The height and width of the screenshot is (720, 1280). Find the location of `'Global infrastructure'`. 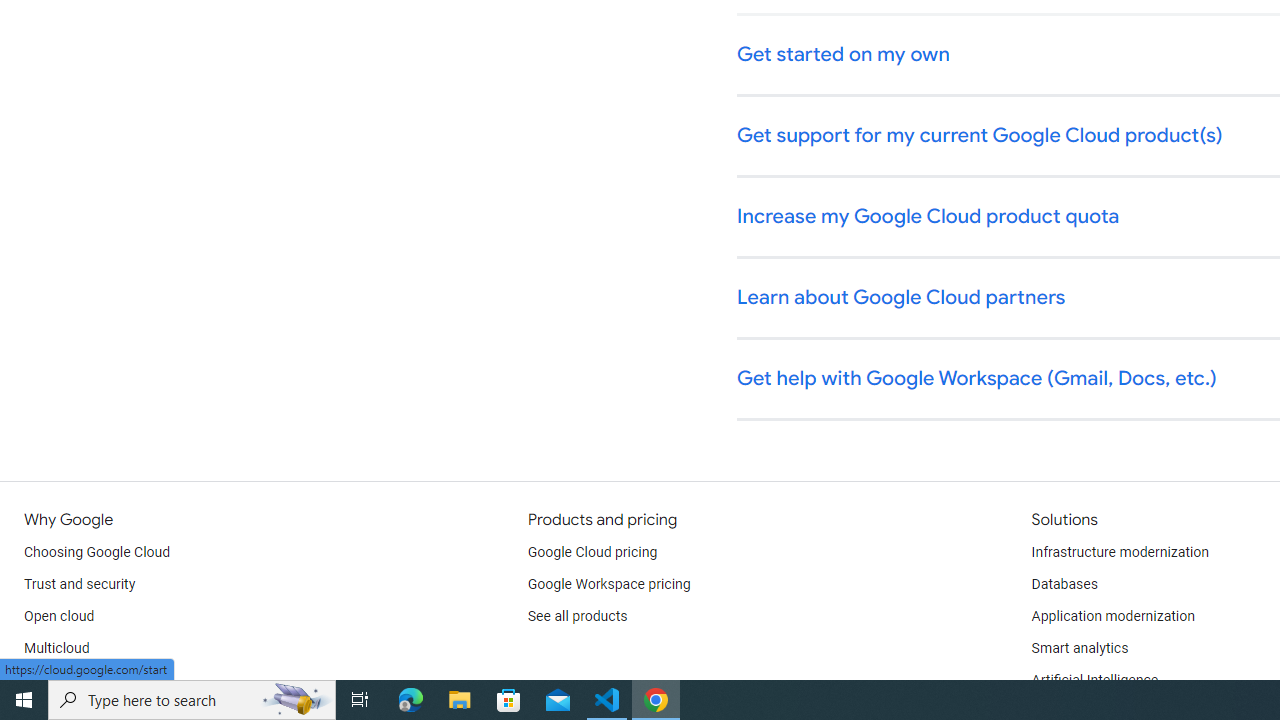

'Global infrastructure' is located at coordinates (87, 680).